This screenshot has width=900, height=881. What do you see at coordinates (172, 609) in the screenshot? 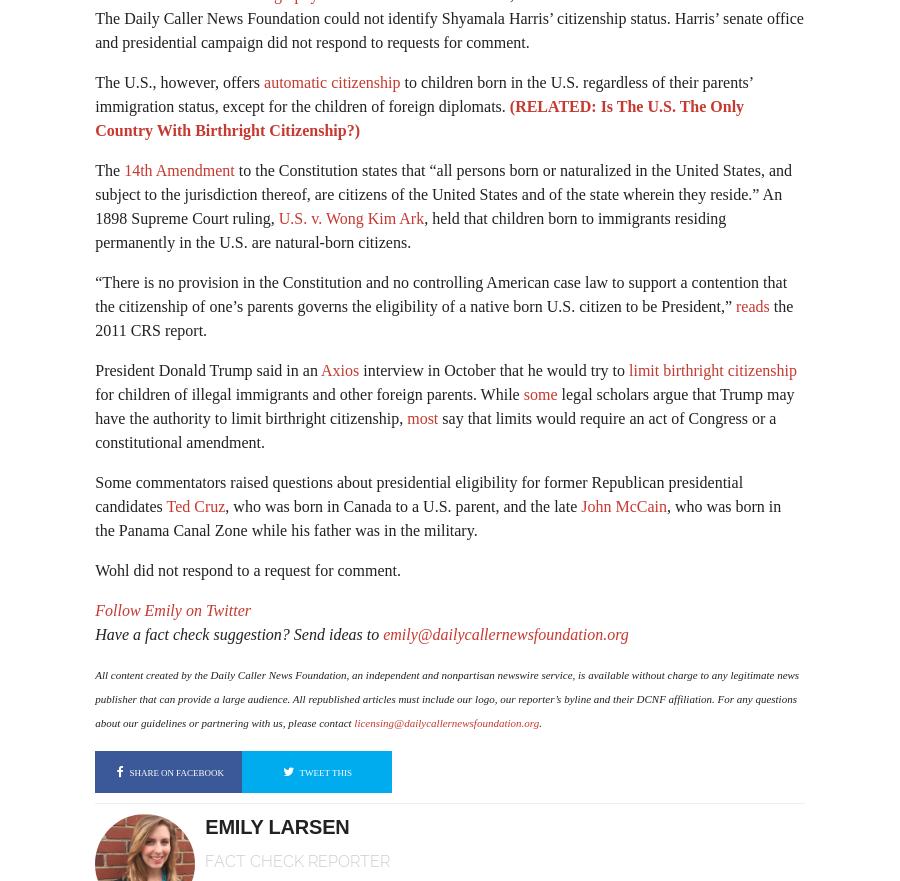
I see `'Follow Emily on Twitter'` at bounding box center [172, 609].